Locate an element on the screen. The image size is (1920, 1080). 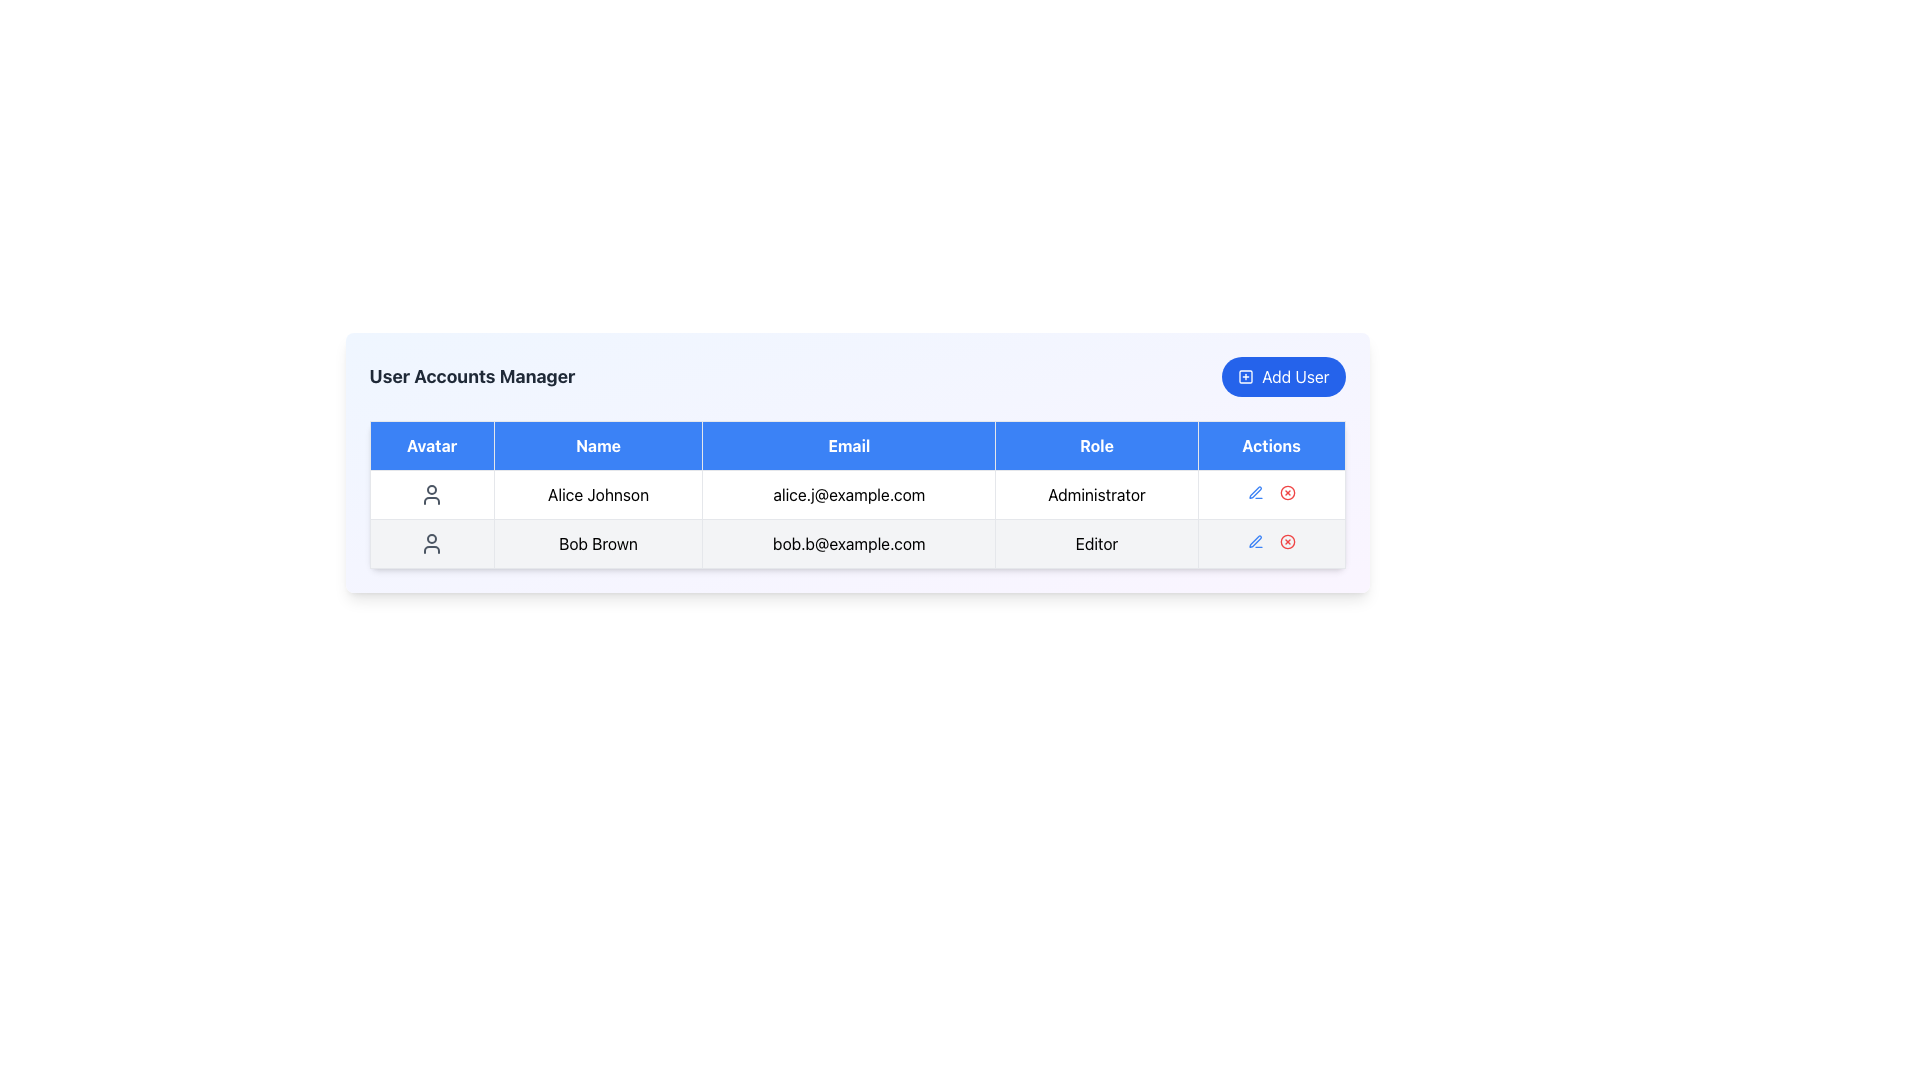
the user avatar icon for user 'Bob Brown' located in the second row of the user table is located at coordinates (431, 543).